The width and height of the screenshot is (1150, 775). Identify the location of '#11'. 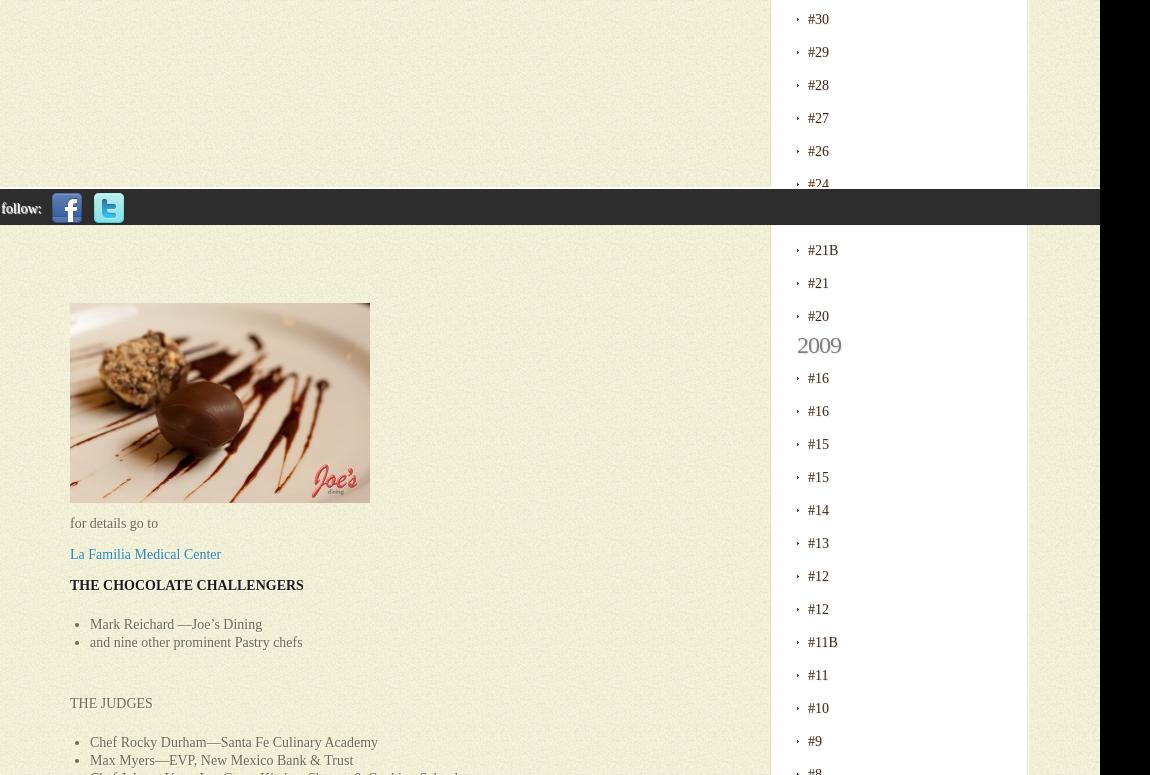
(816, 674).